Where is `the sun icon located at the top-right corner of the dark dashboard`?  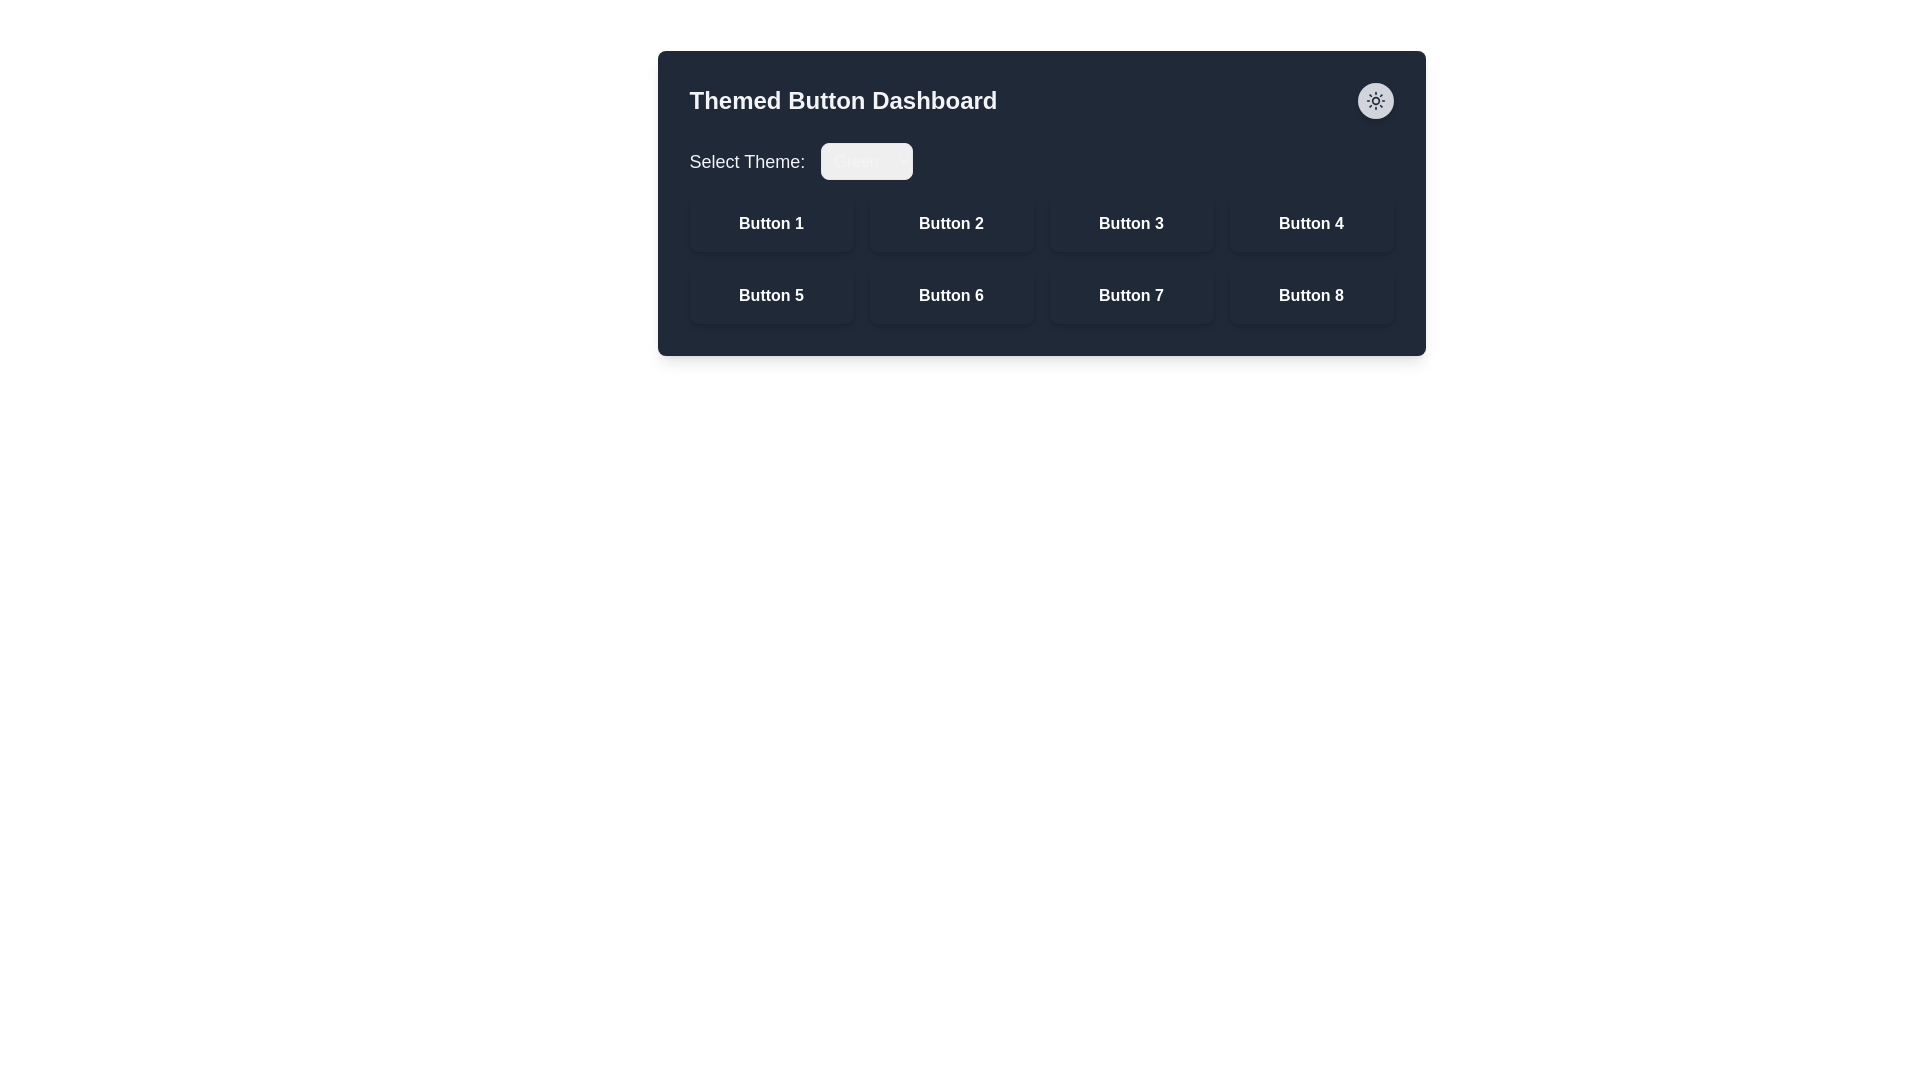
the sun icon located at the top-right corner of the dark dashboard is located at coordinates (1374, 100).